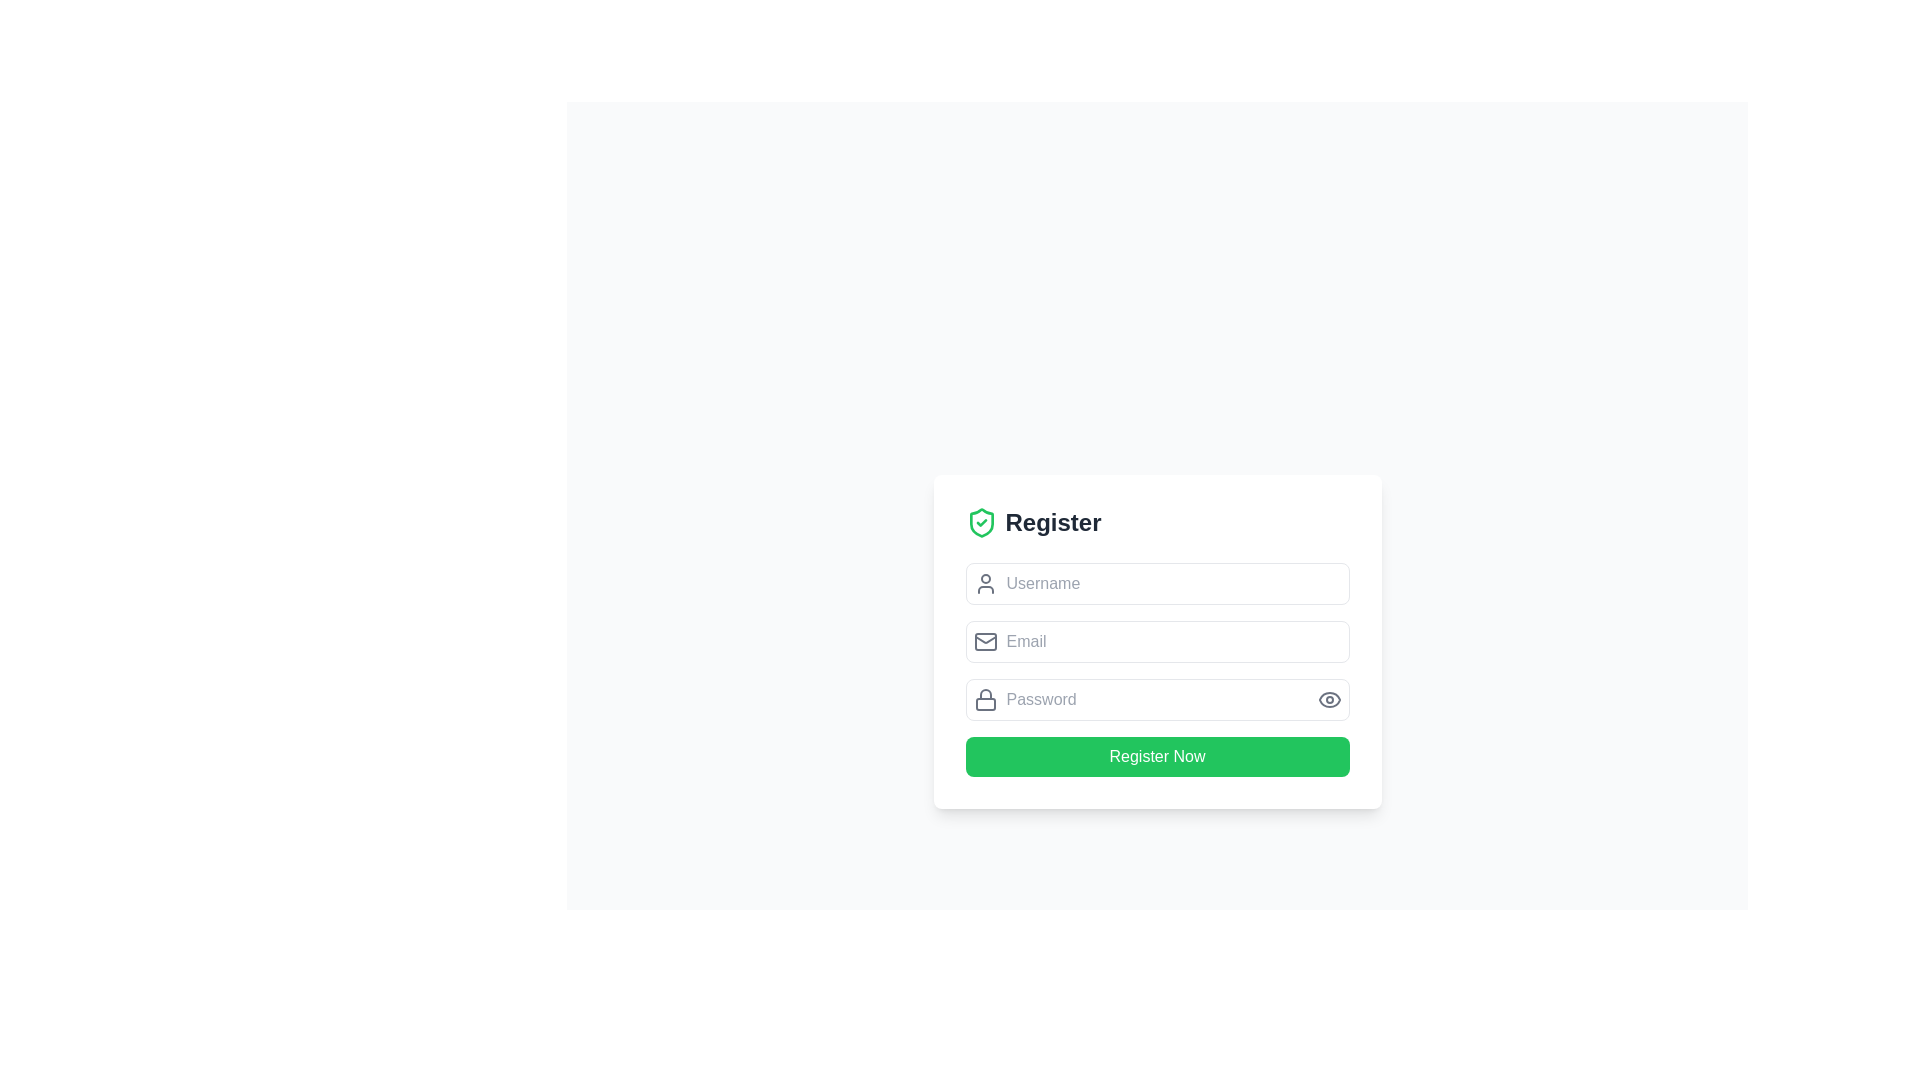 This screenshot has width=1920, height=1080. Describe the element at coordinates (985, 641) in the screenshot. I see `the decorative icon representing the email field in the registration form, located to the left of the 'Email' text label` at that location.